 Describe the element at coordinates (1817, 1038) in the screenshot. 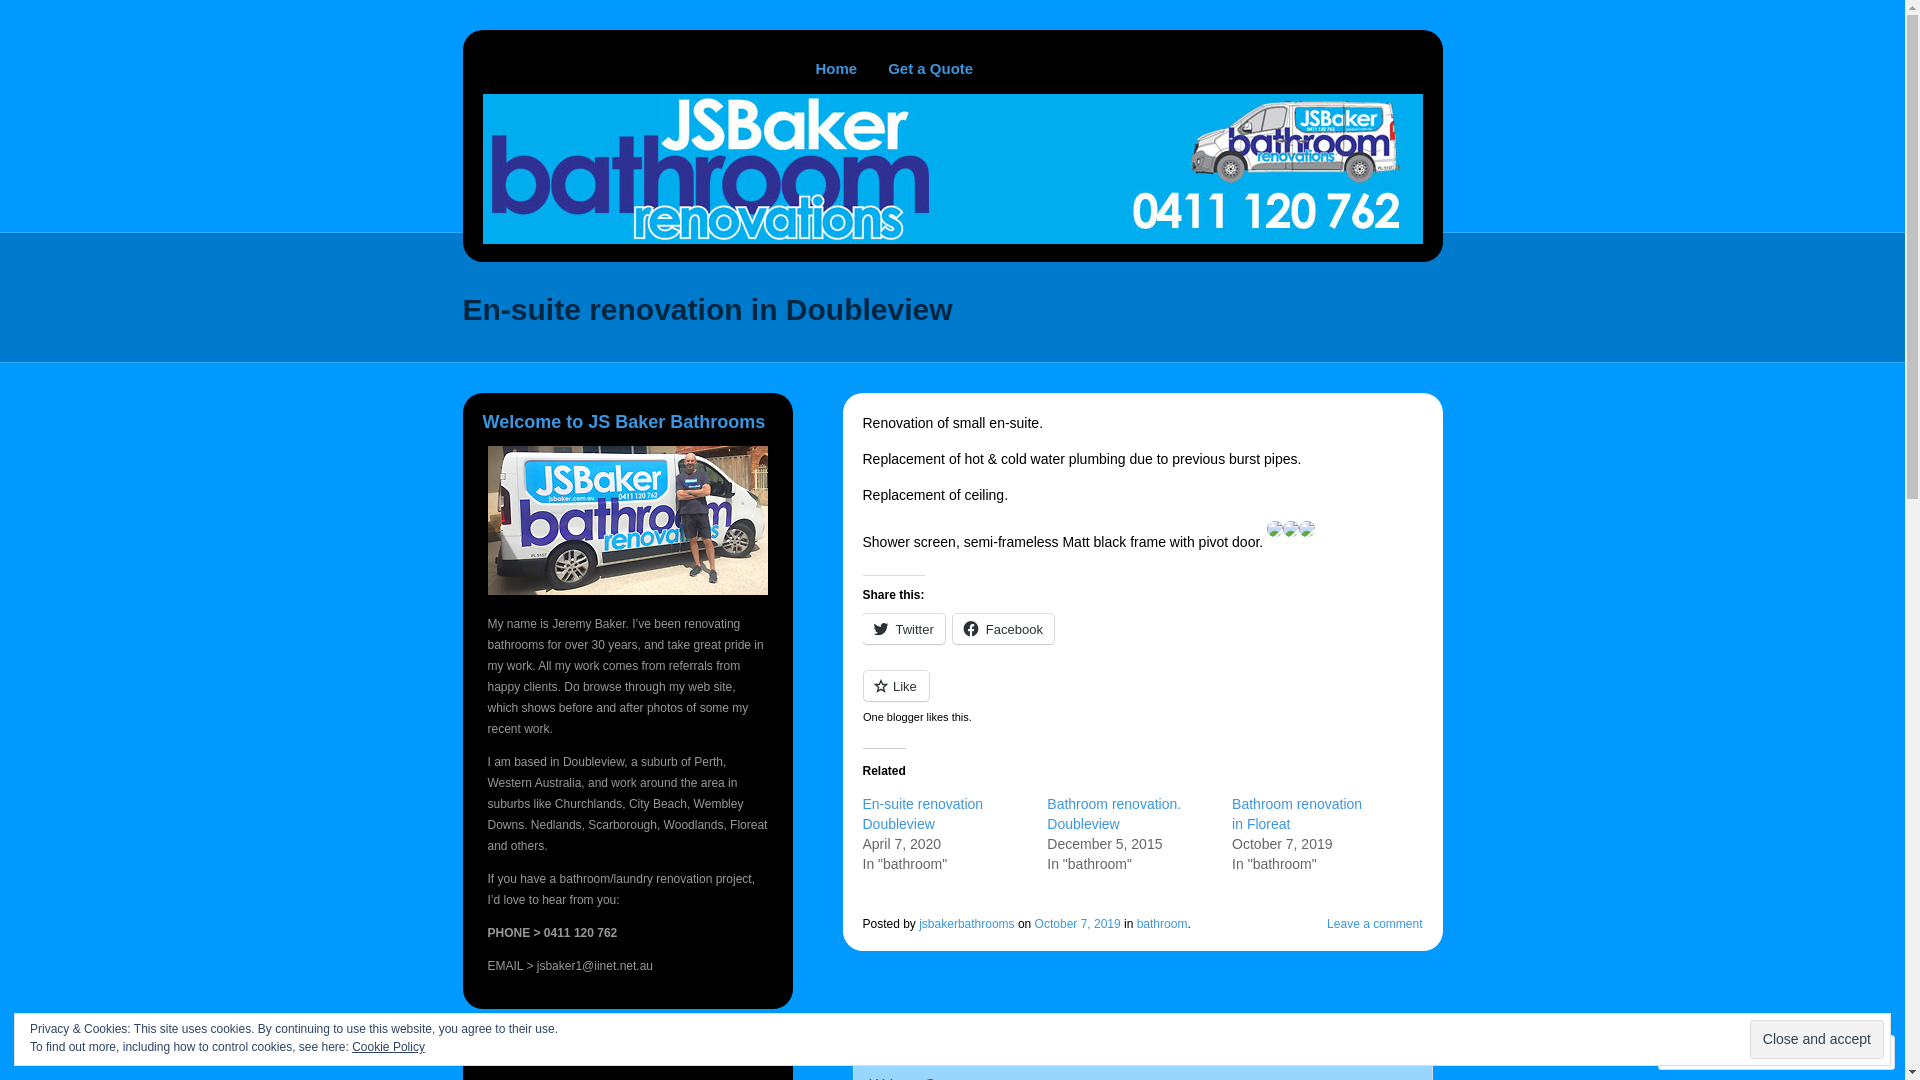

I see `'Close and accept'` at that location.